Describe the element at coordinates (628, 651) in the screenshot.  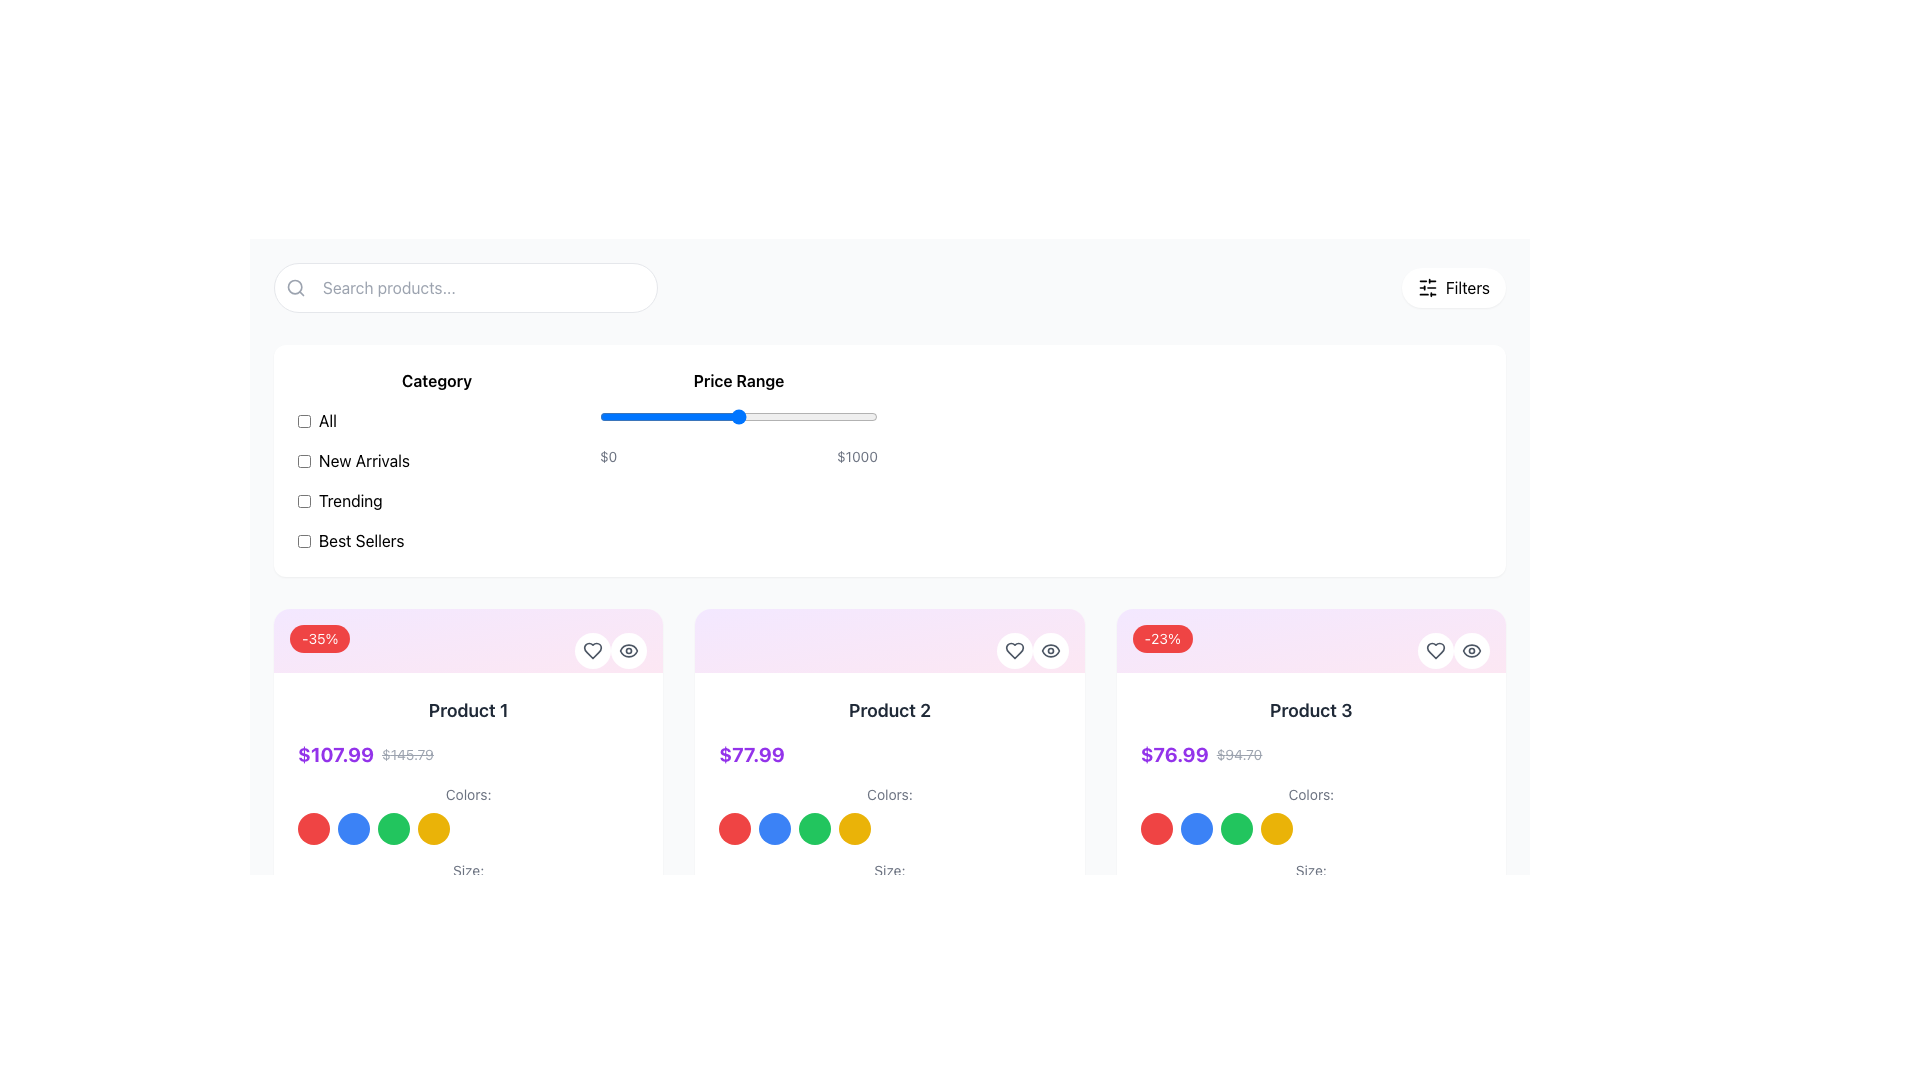
I see `the eye-shaped icon located in the top-right corner of the card for Product 2, which is styled with a minimalistic design and has a circular button with a light background` at that location.